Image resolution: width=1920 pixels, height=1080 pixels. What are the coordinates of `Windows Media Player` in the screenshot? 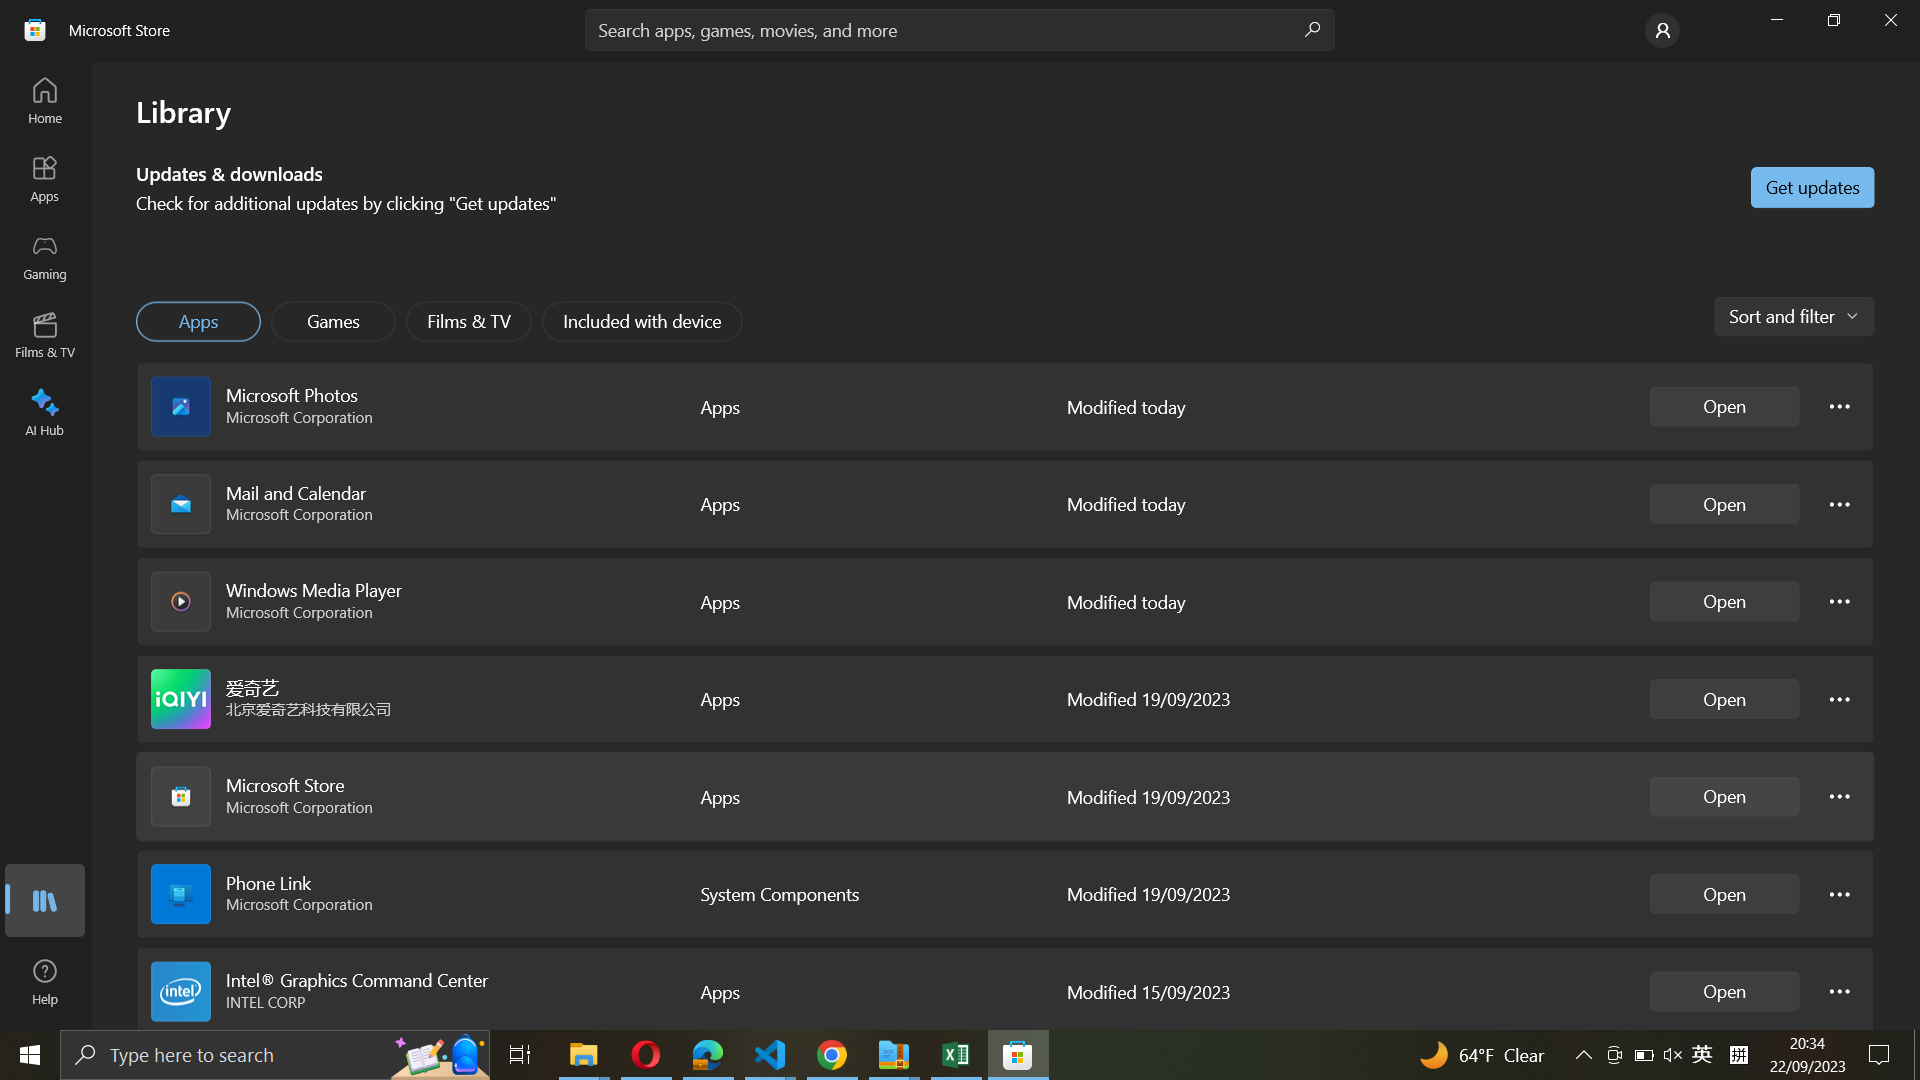 It's located at (1723, 599).